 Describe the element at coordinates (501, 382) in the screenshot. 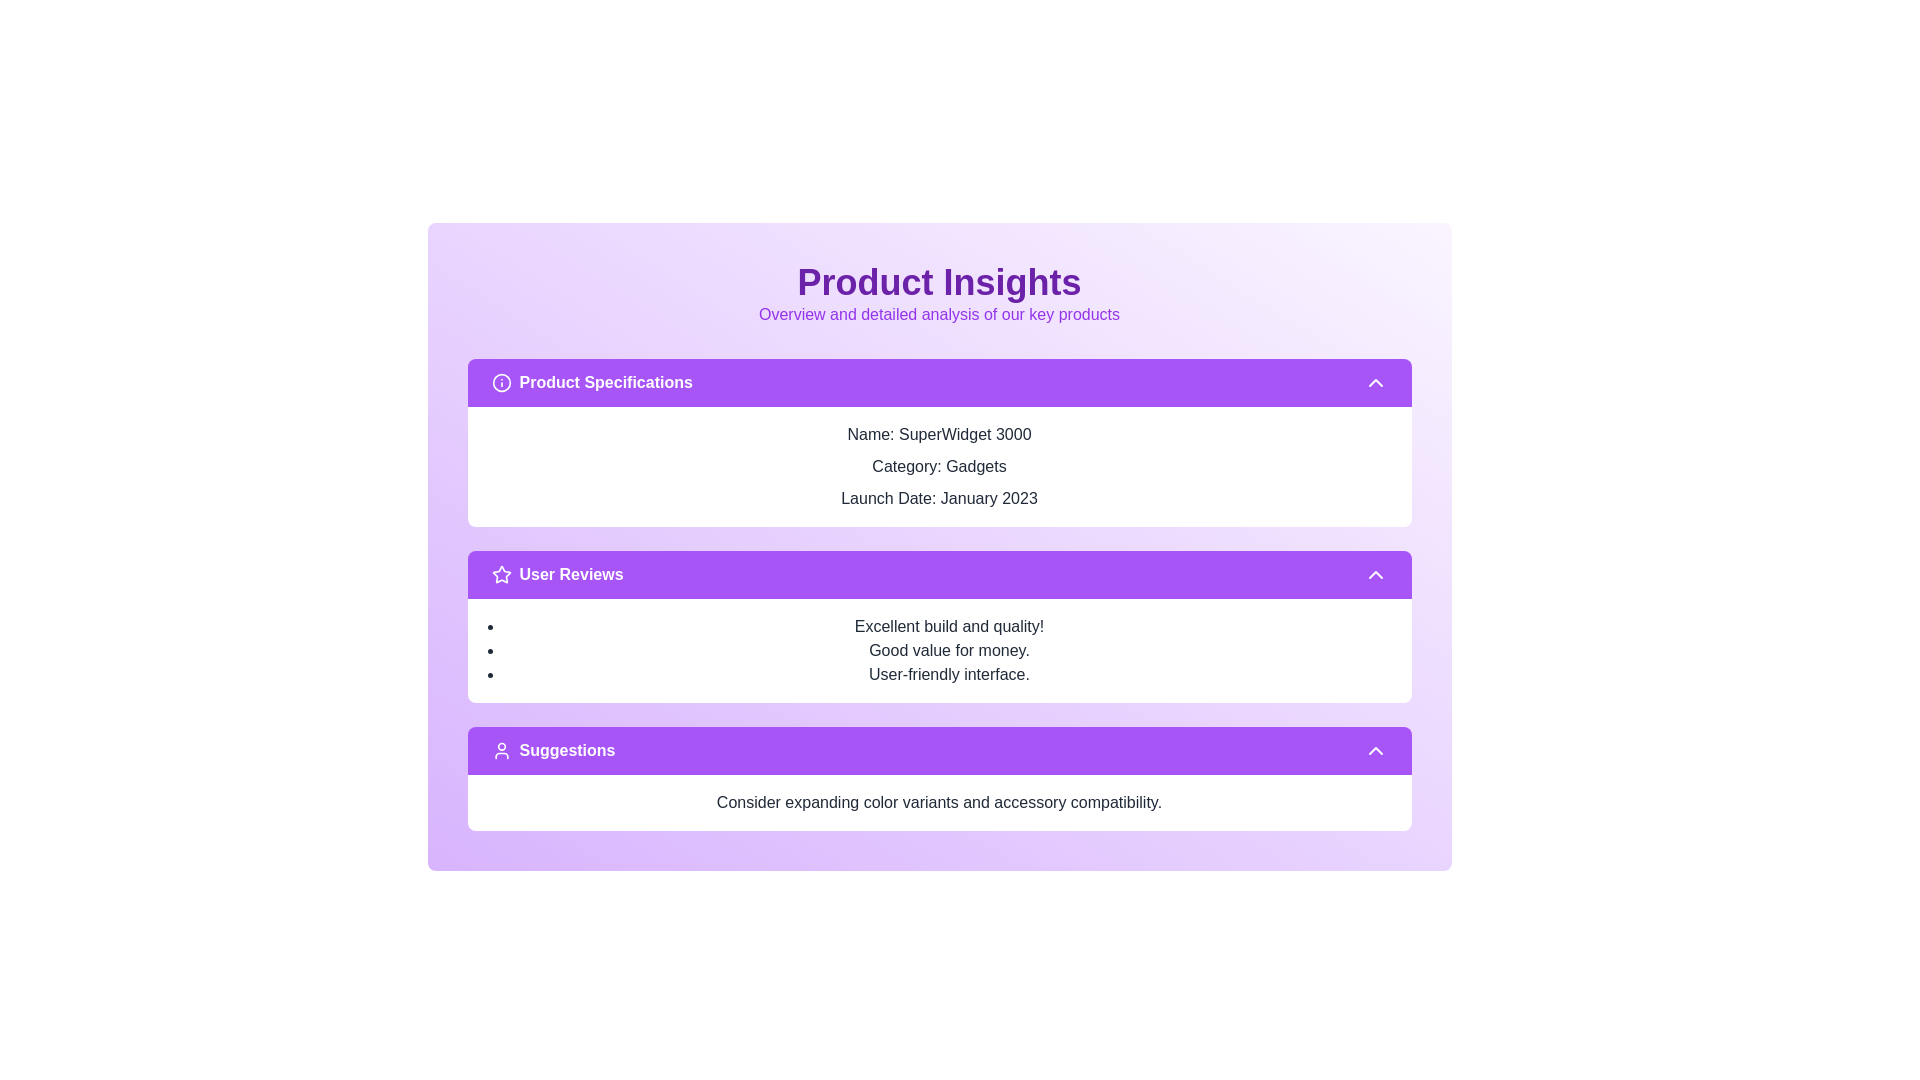

I see `the circular icon featuring a purple background and an information symbol ('i') for details, located to the left of 'Product Specifications'` at that location.